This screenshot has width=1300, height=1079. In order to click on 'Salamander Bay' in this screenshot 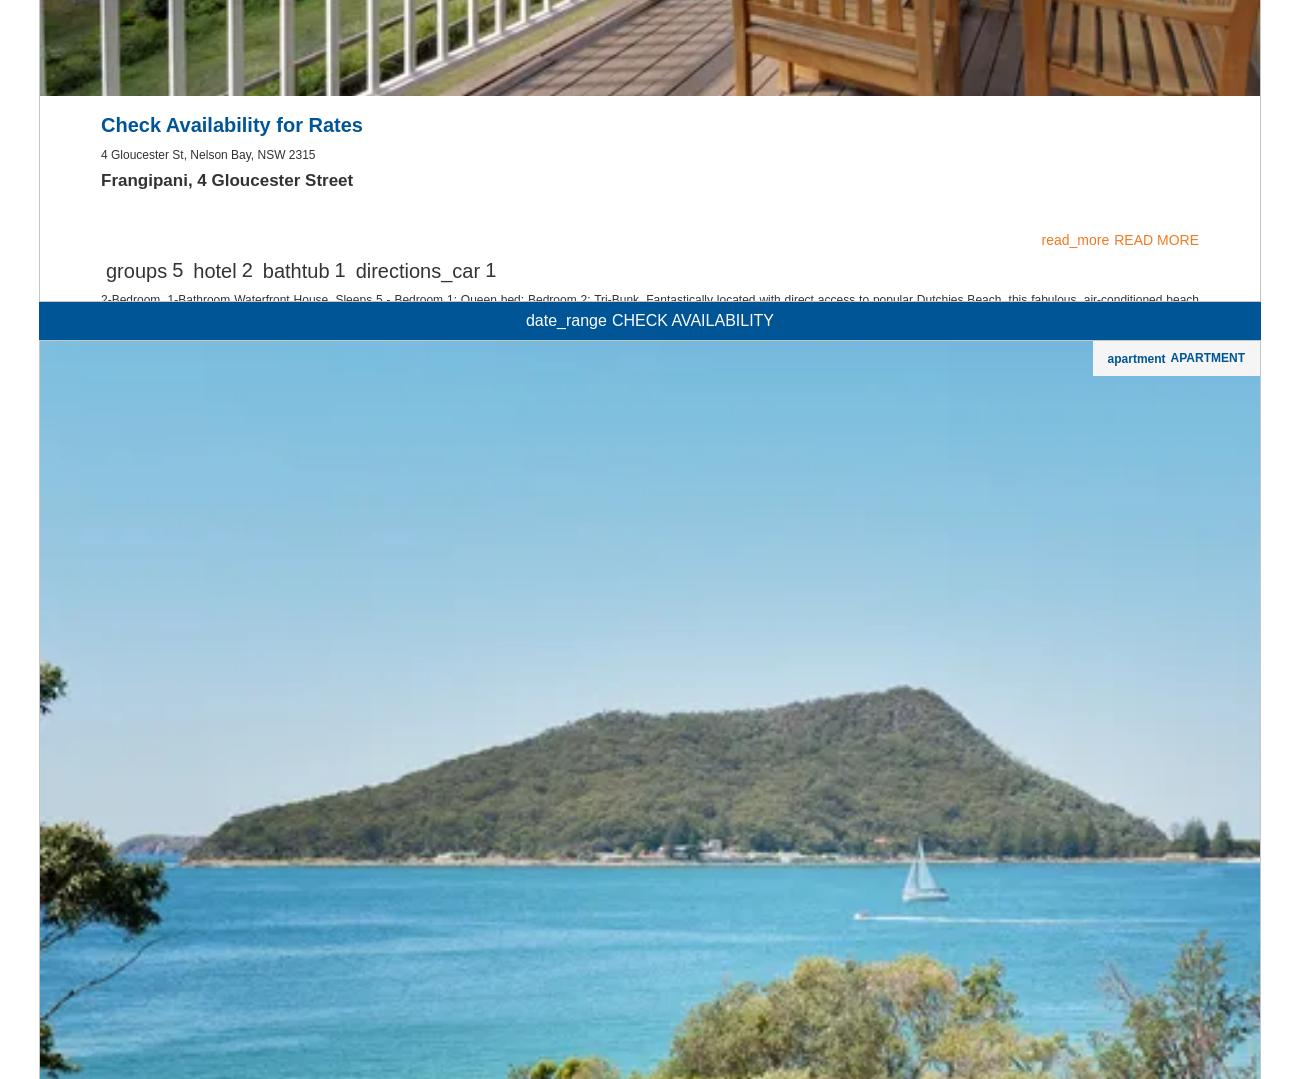, I will do `click(115, 496)`.